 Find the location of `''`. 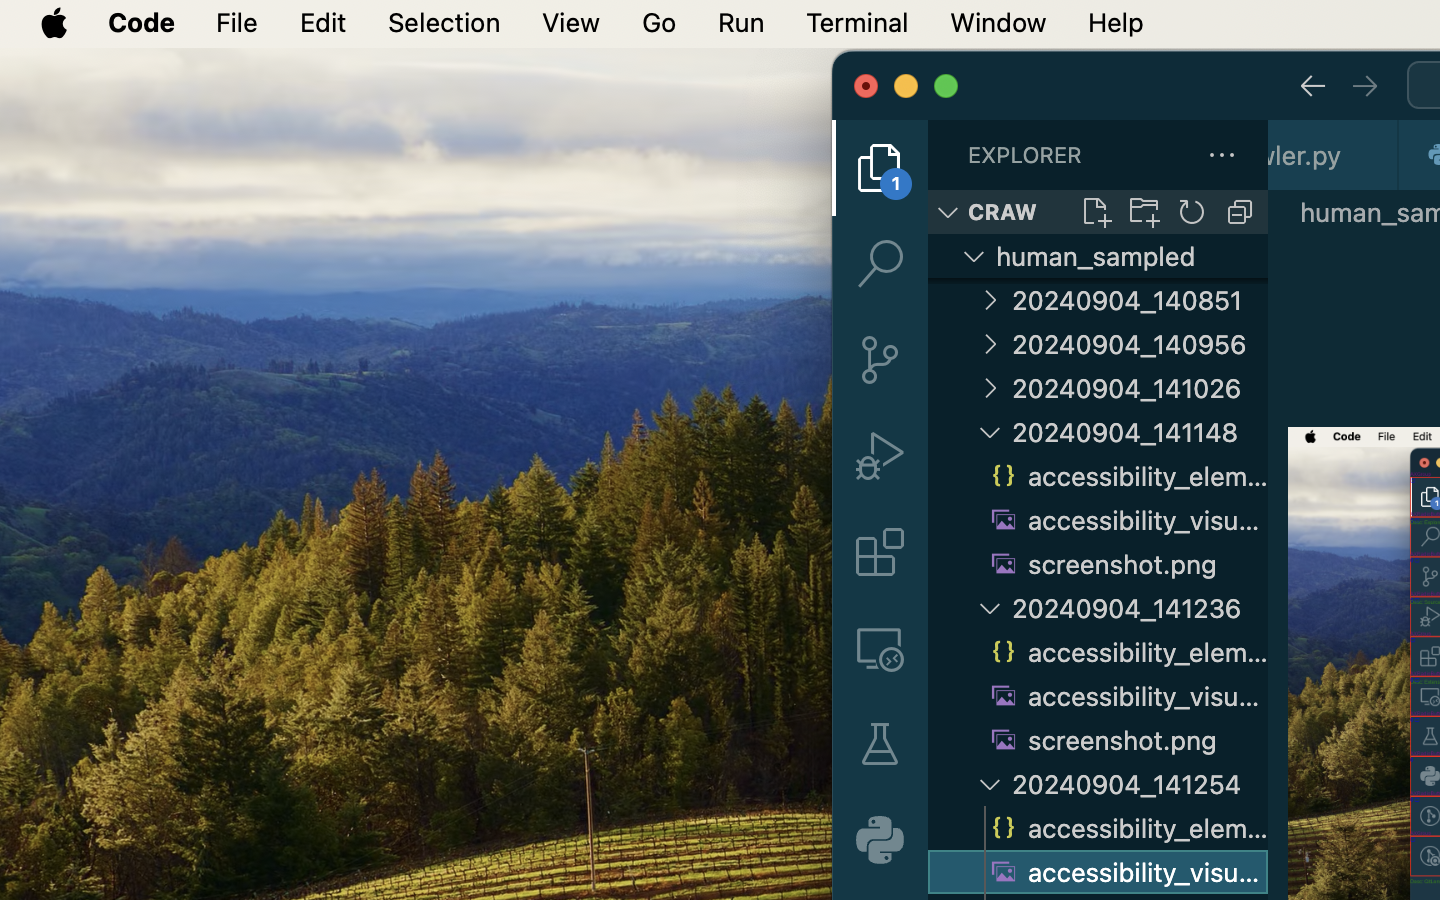

'' is located at coordinates (1312, 85).